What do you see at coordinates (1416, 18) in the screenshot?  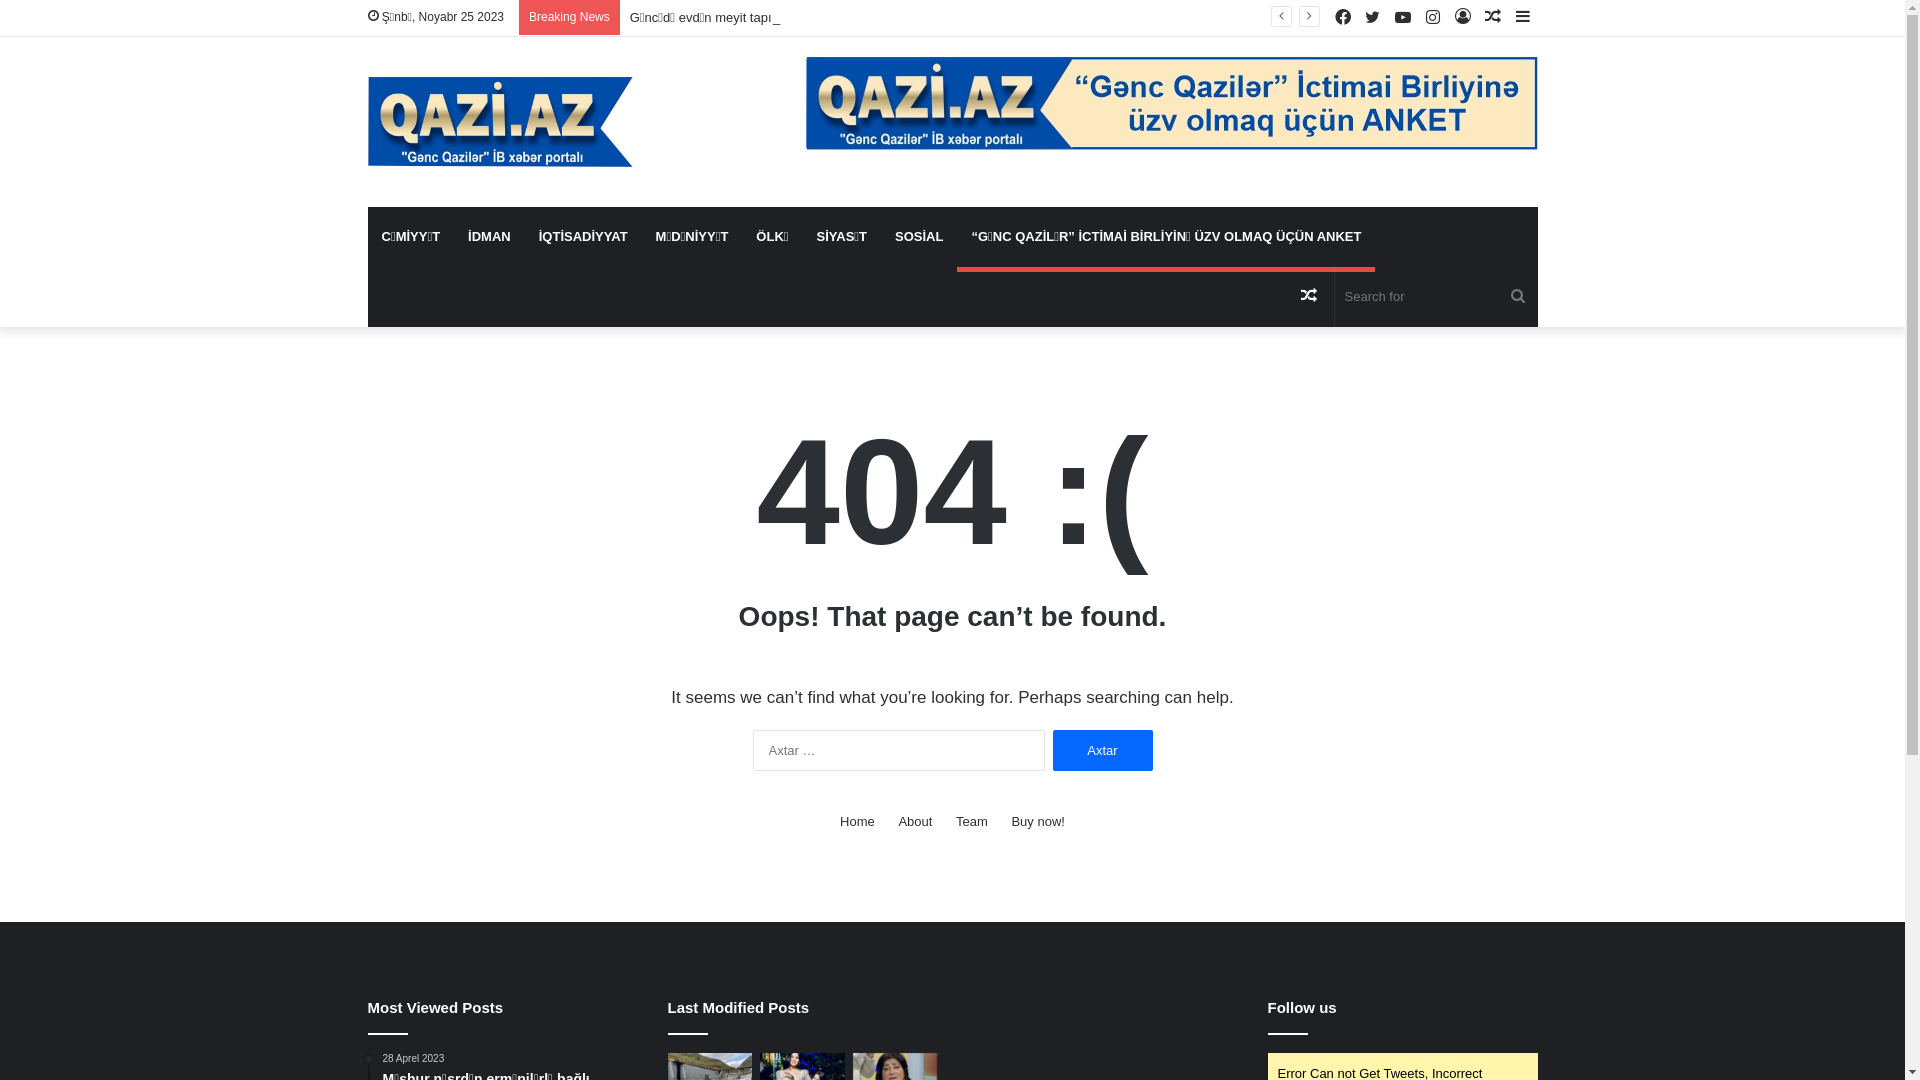 I see `'Instagram'` at bounding box center [1416, 18].